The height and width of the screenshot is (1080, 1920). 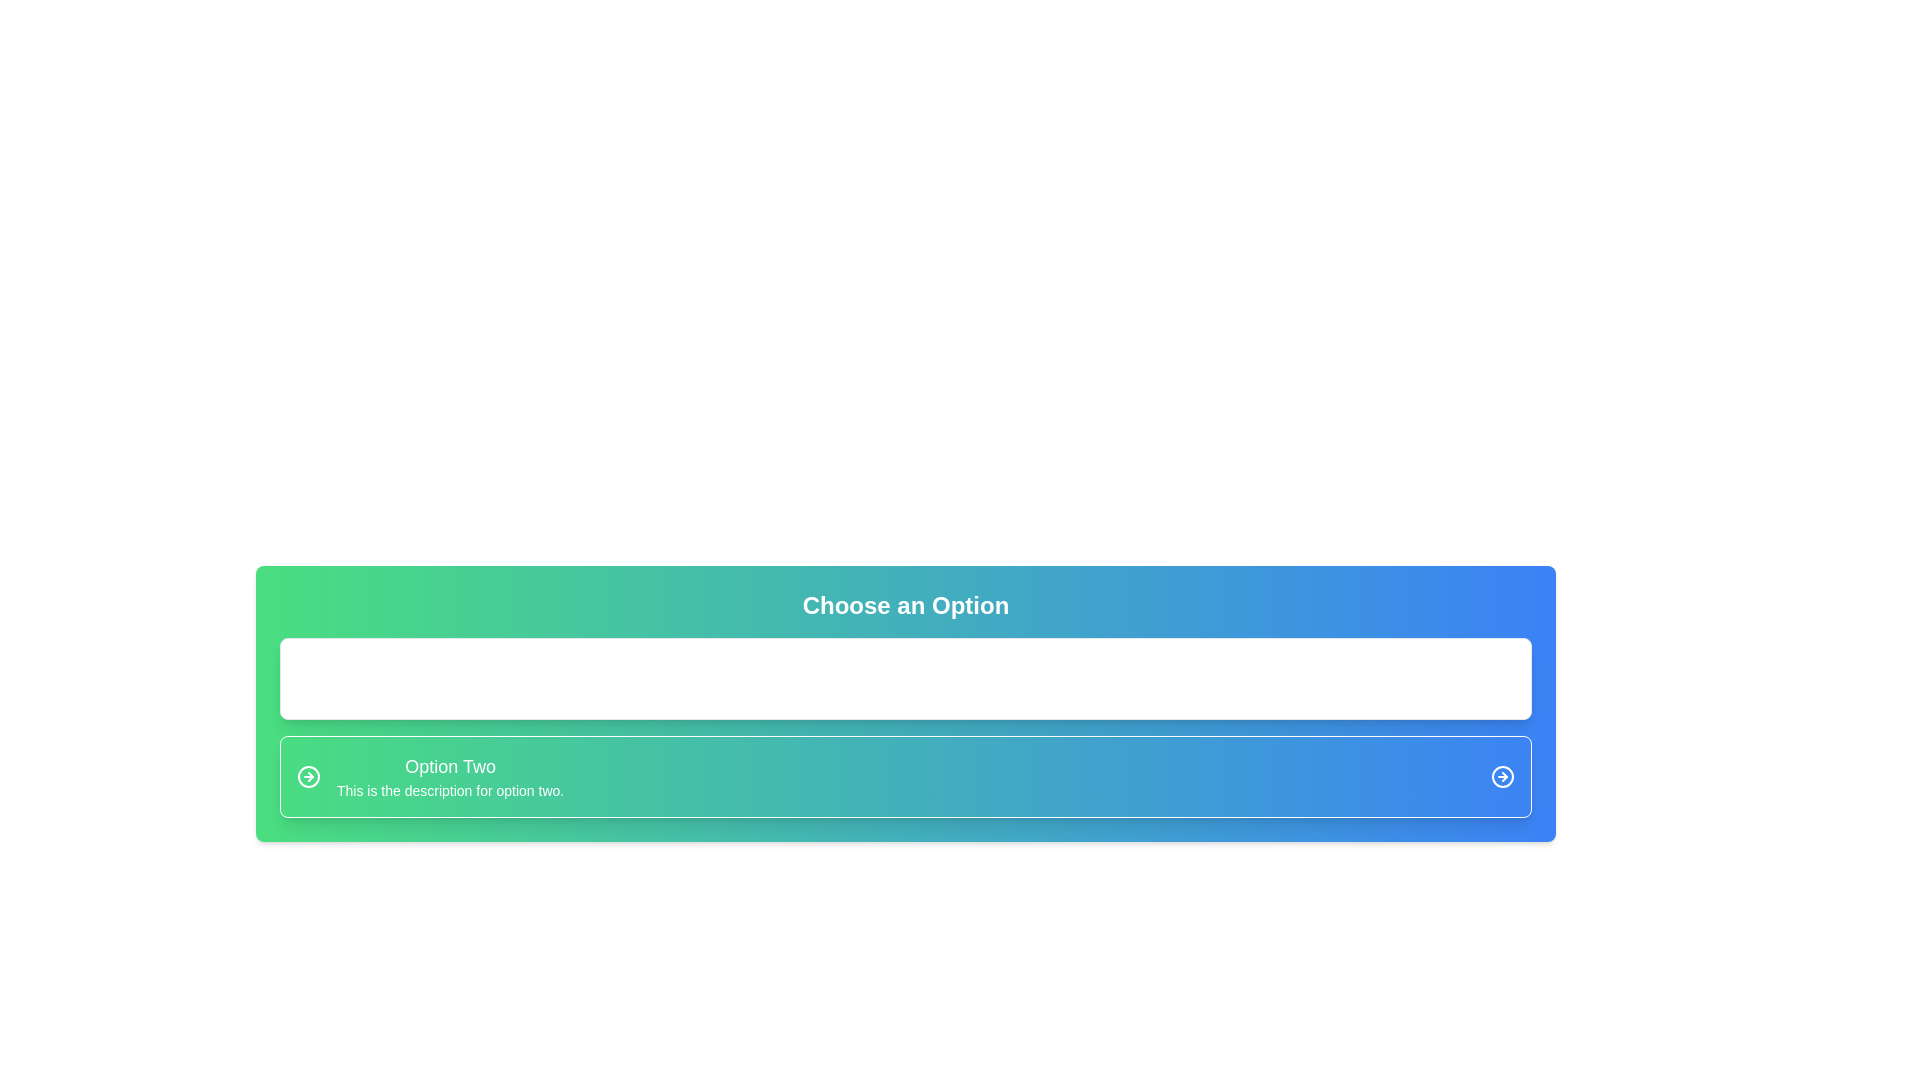 I want to click on the text heading element that displays 'Choose an Option', so click(x=905, y=604).